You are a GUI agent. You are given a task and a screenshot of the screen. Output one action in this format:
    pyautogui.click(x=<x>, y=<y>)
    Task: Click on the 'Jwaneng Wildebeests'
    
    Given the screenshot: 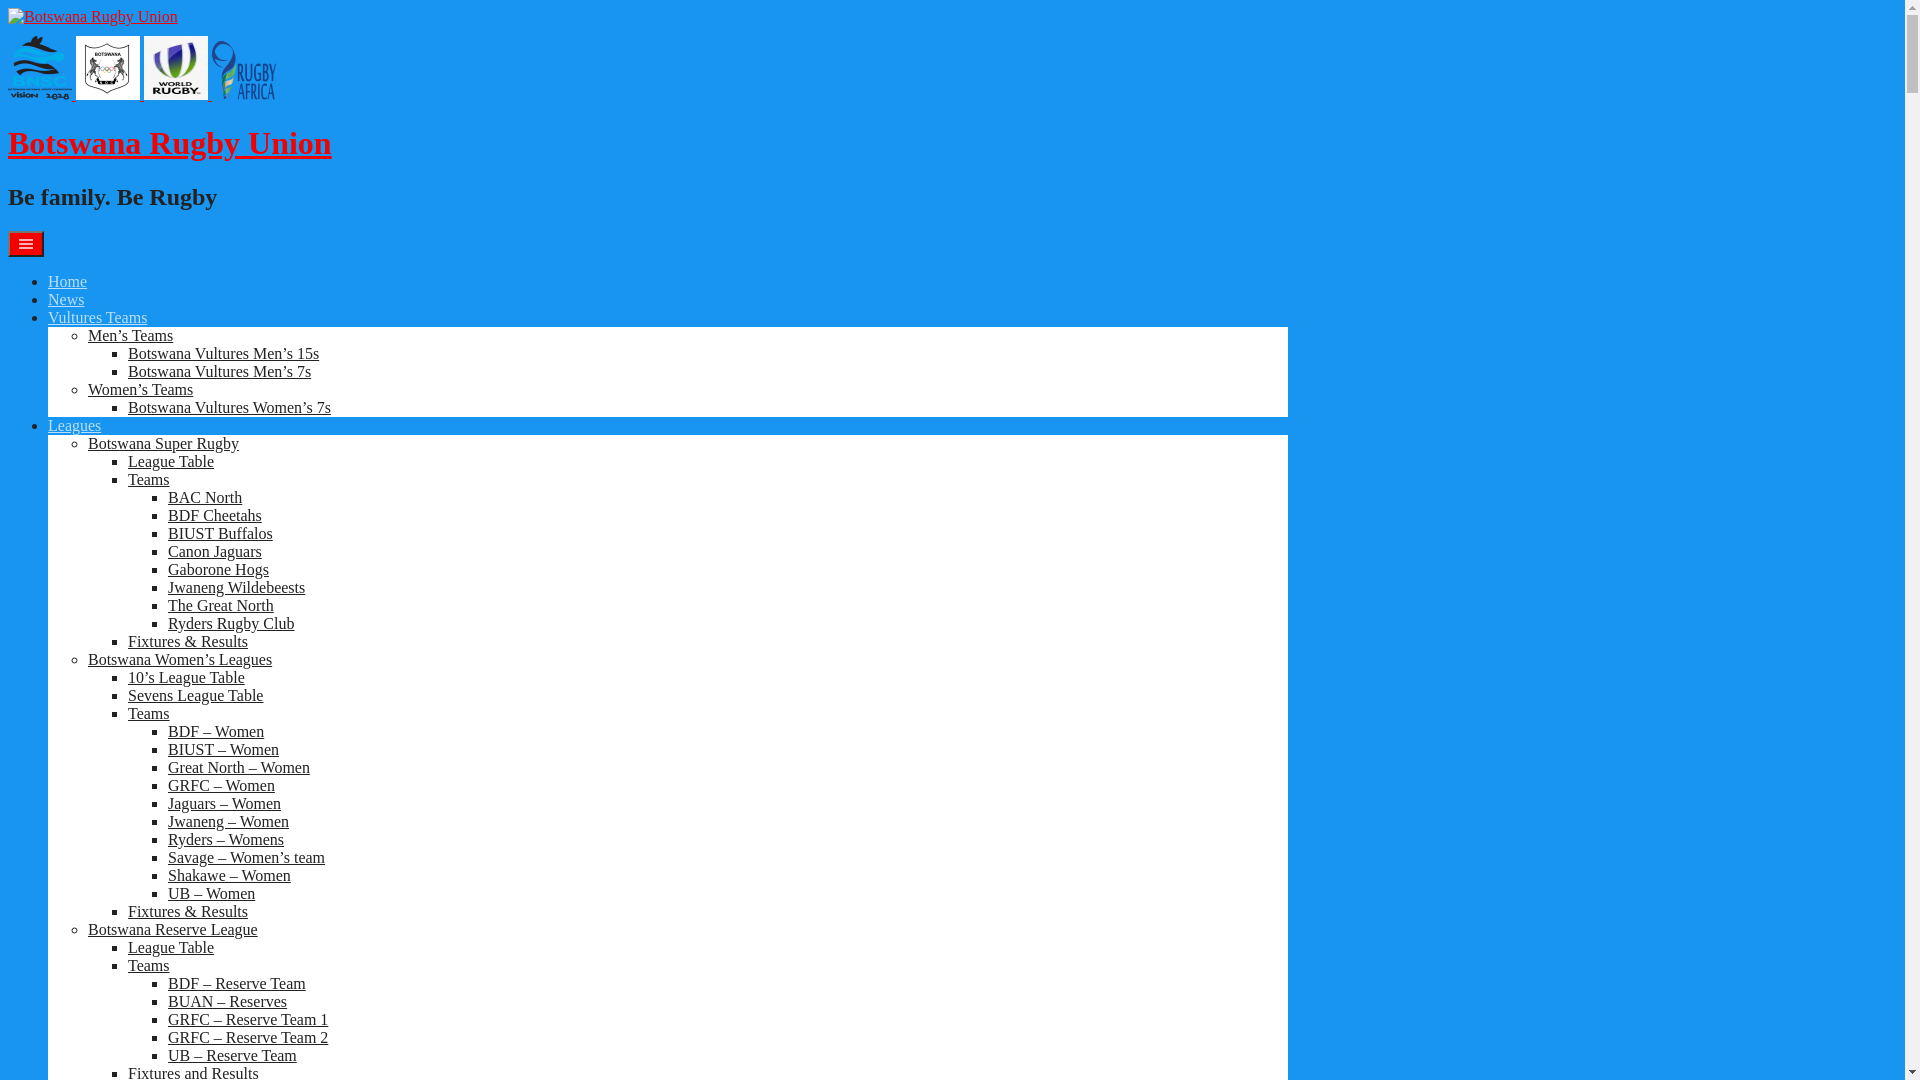 What is the action you would take?
    pyautogui.click(x=236, y=586)
    